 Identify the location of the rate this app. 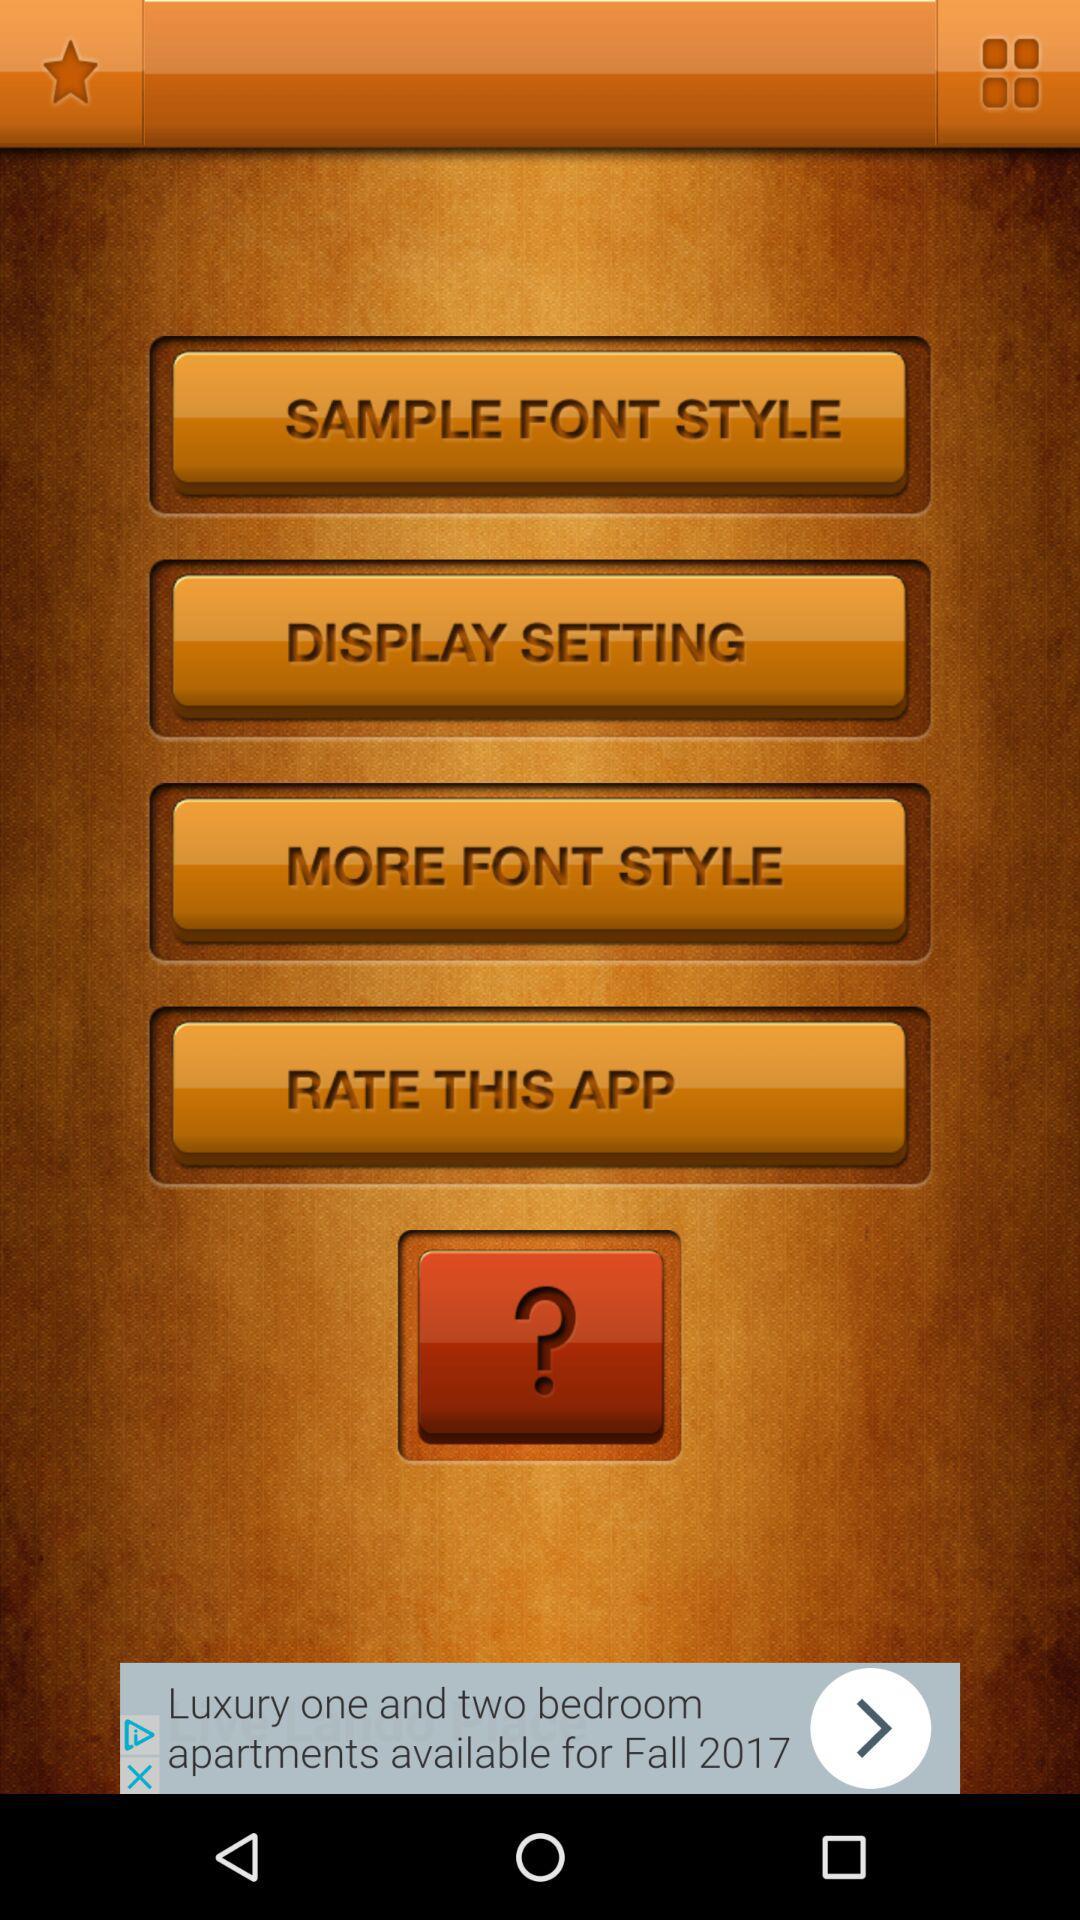
(540, 1097).